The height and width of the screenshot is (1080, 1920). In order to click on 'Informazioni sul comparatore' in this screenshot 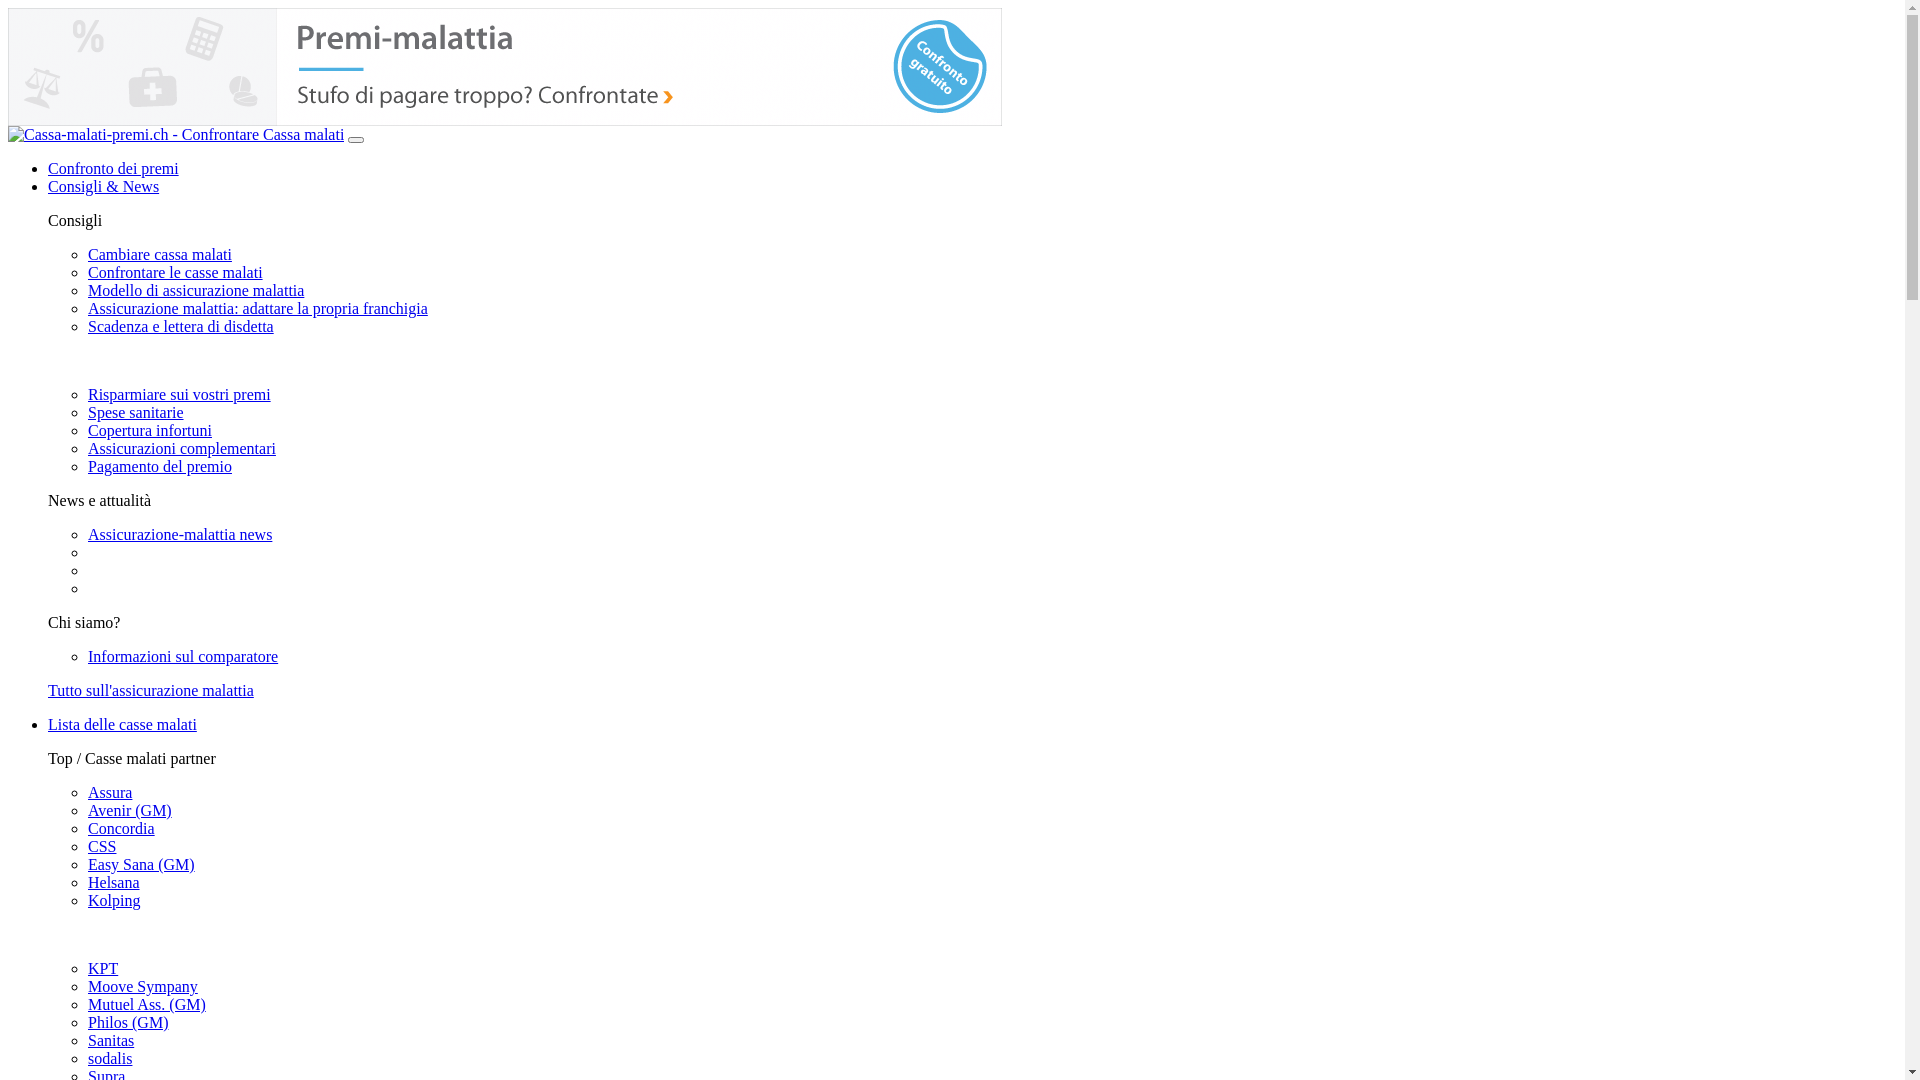, I will do `click(182, 656)`.